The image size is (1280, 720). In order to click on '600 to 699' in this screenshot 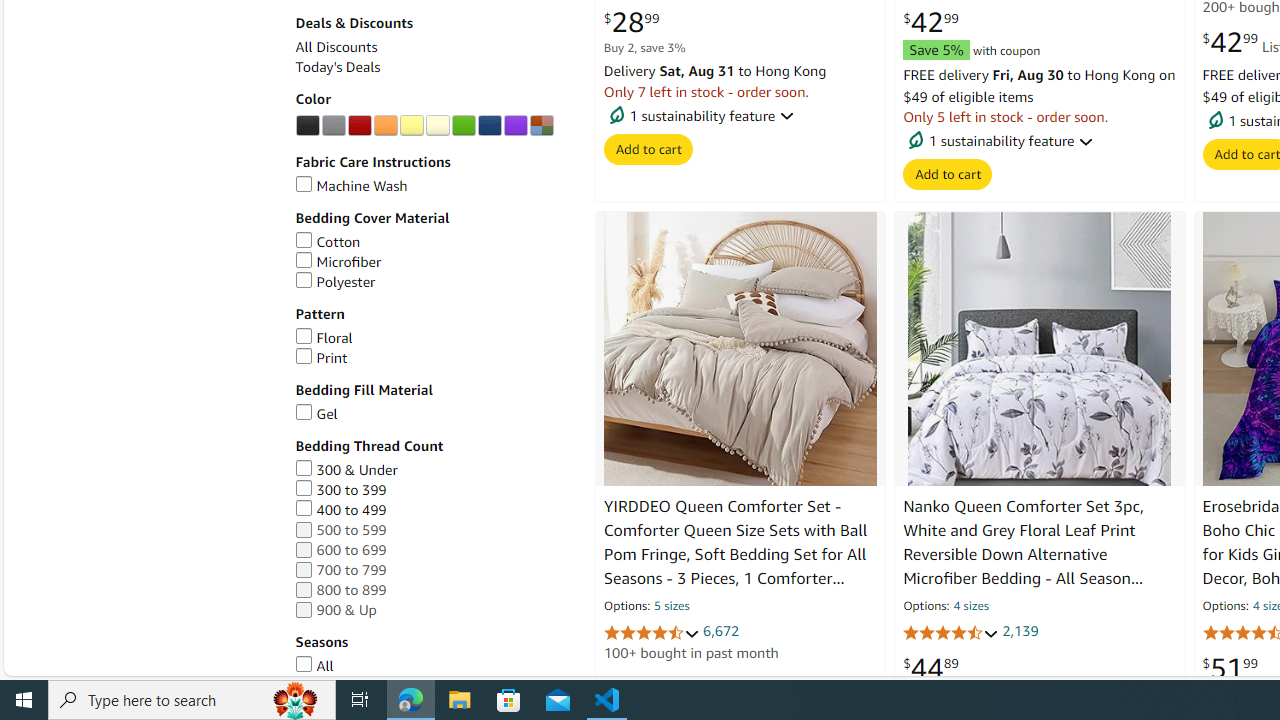, I will do `click(433, 550)`.